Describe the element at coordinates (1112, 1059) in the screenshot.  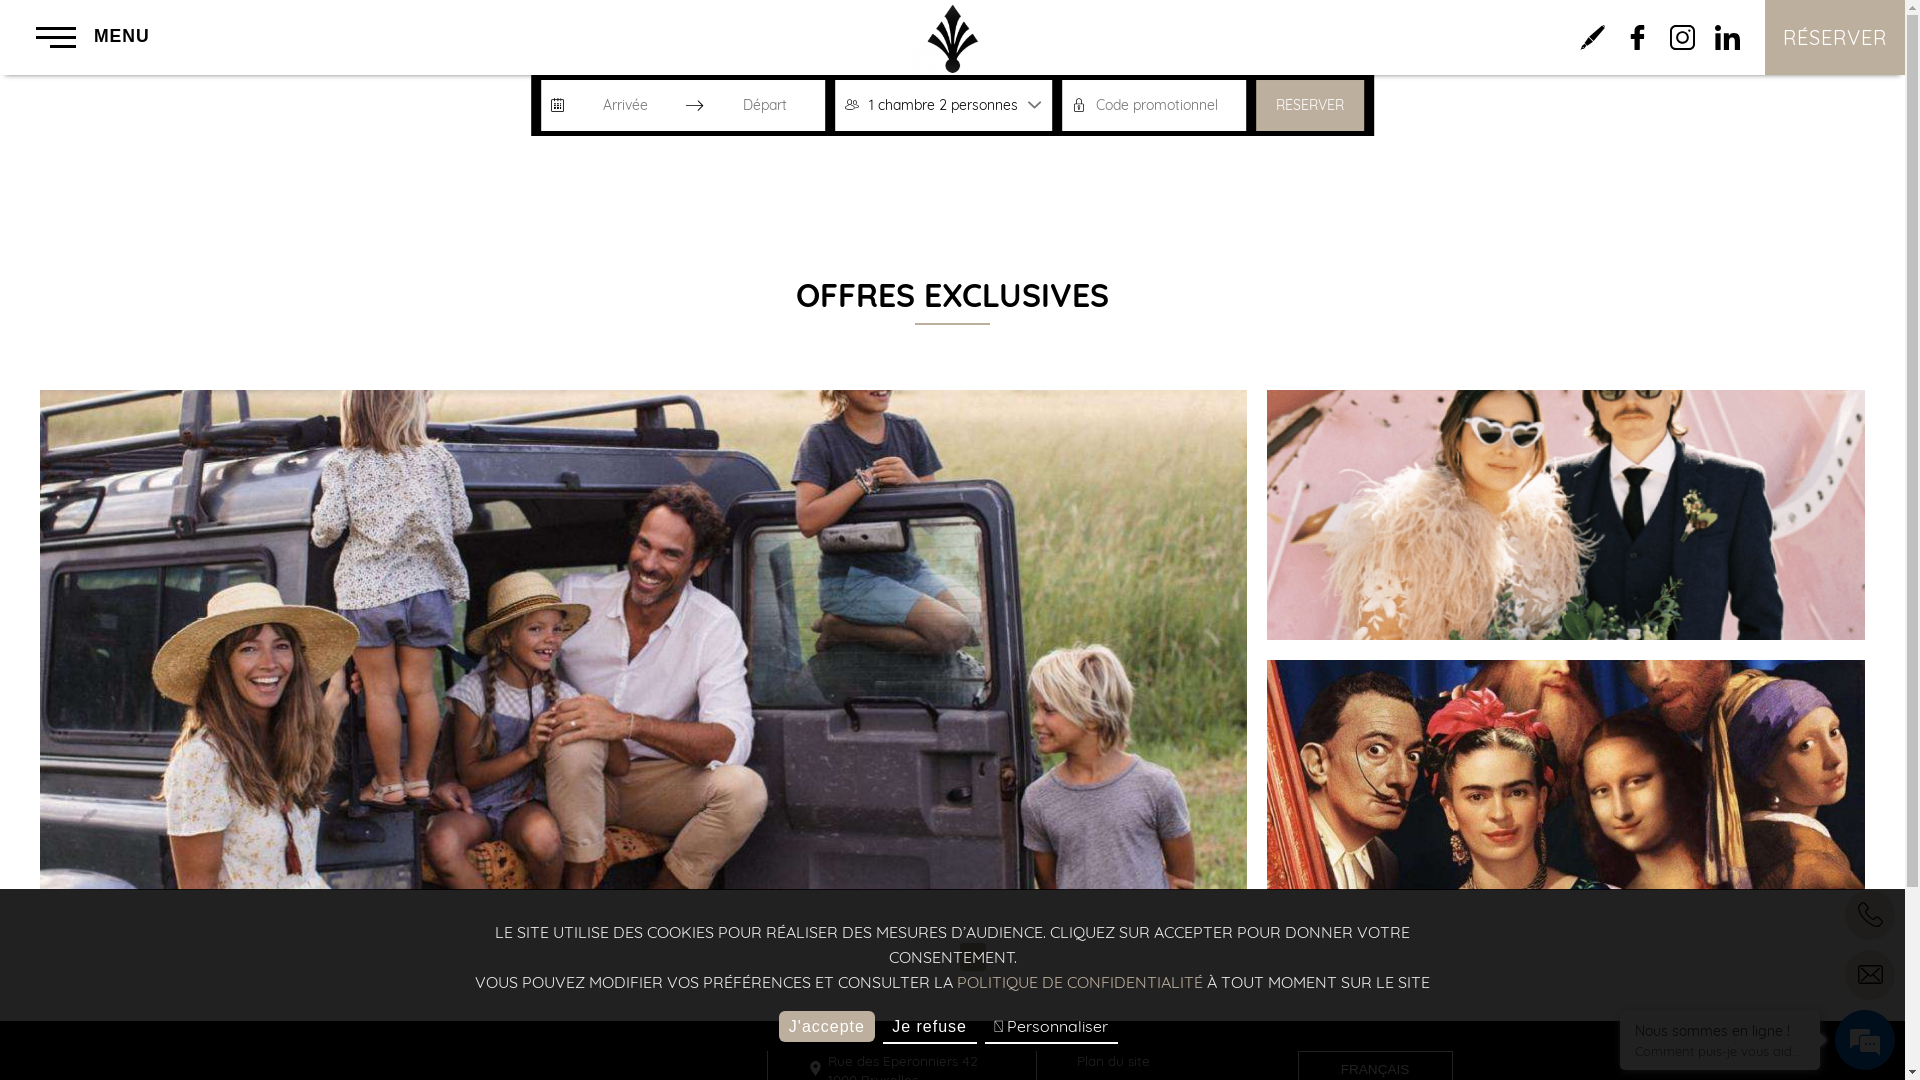
I see `'Plan du site'` at that location.